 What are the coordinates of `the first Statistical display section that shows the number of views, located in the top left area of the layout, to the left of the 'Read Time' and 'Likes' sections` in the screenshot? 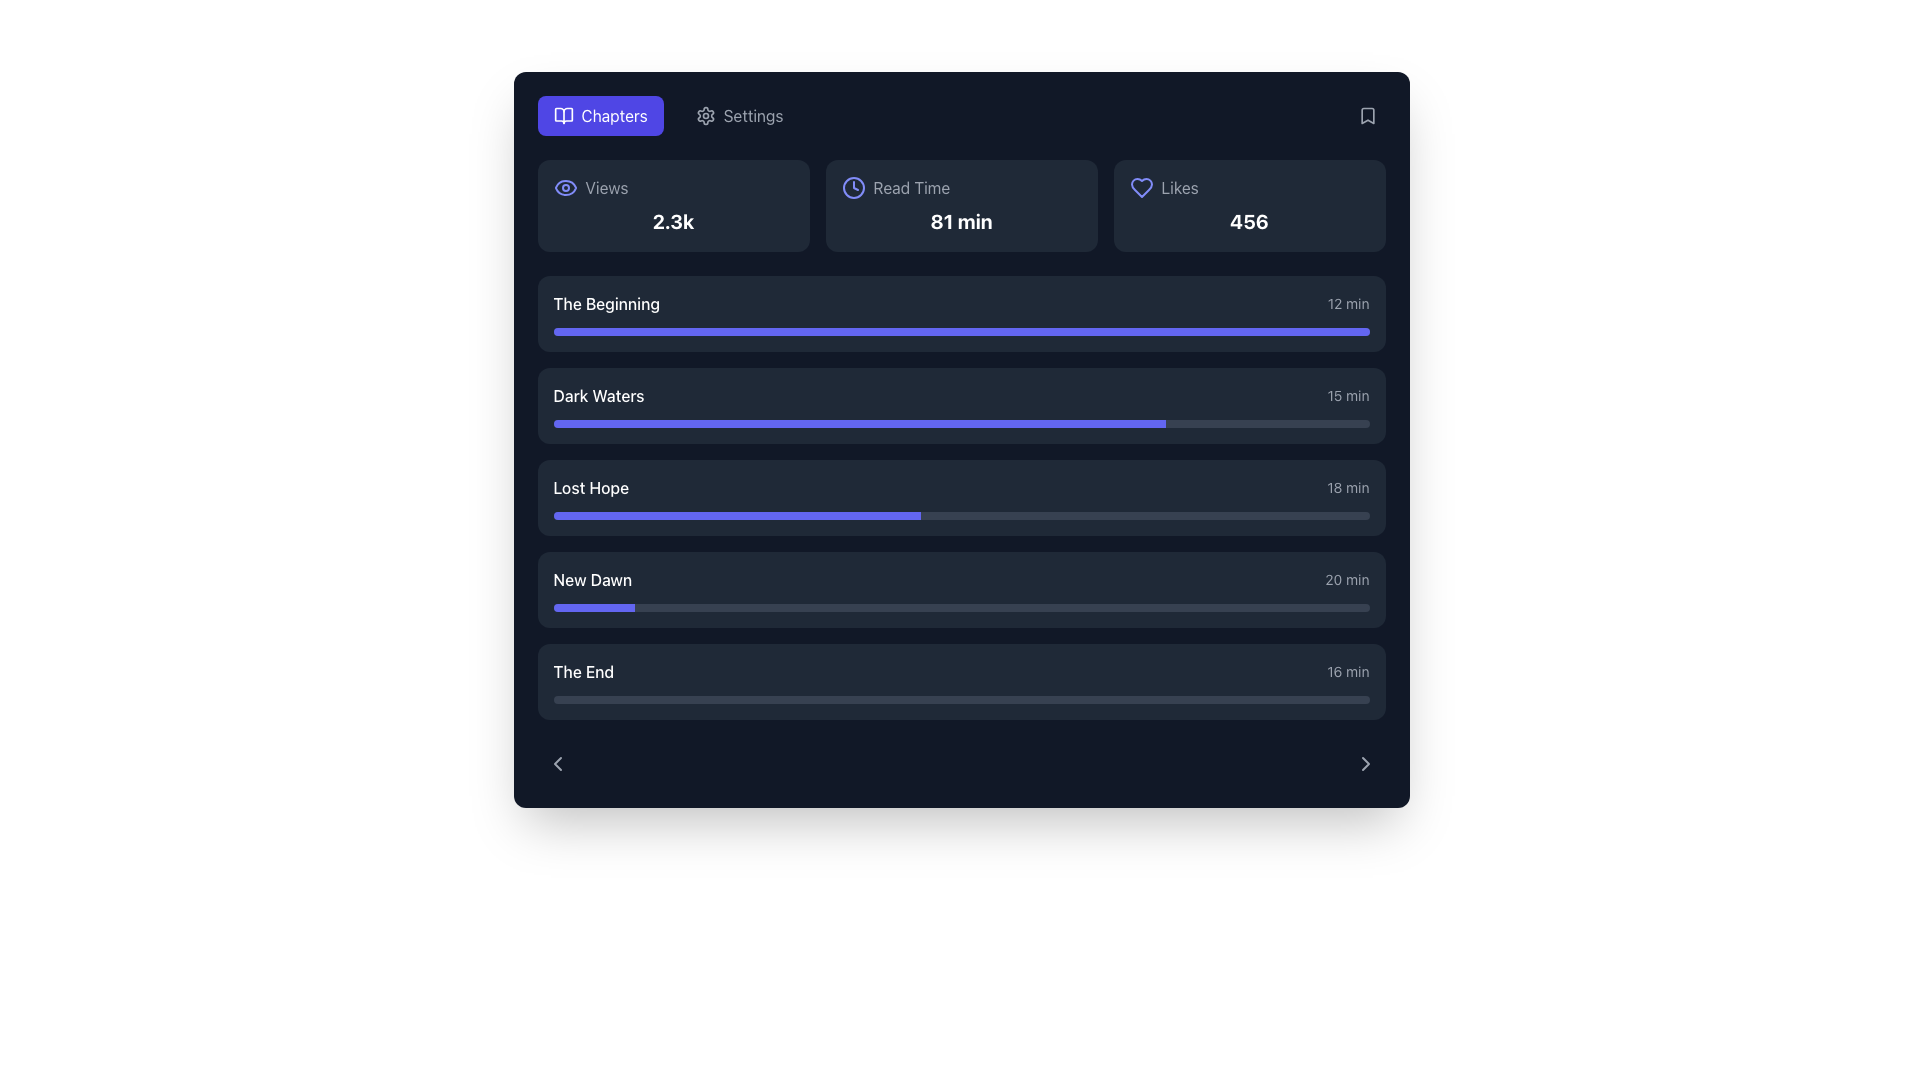 It's located at (673, 205).